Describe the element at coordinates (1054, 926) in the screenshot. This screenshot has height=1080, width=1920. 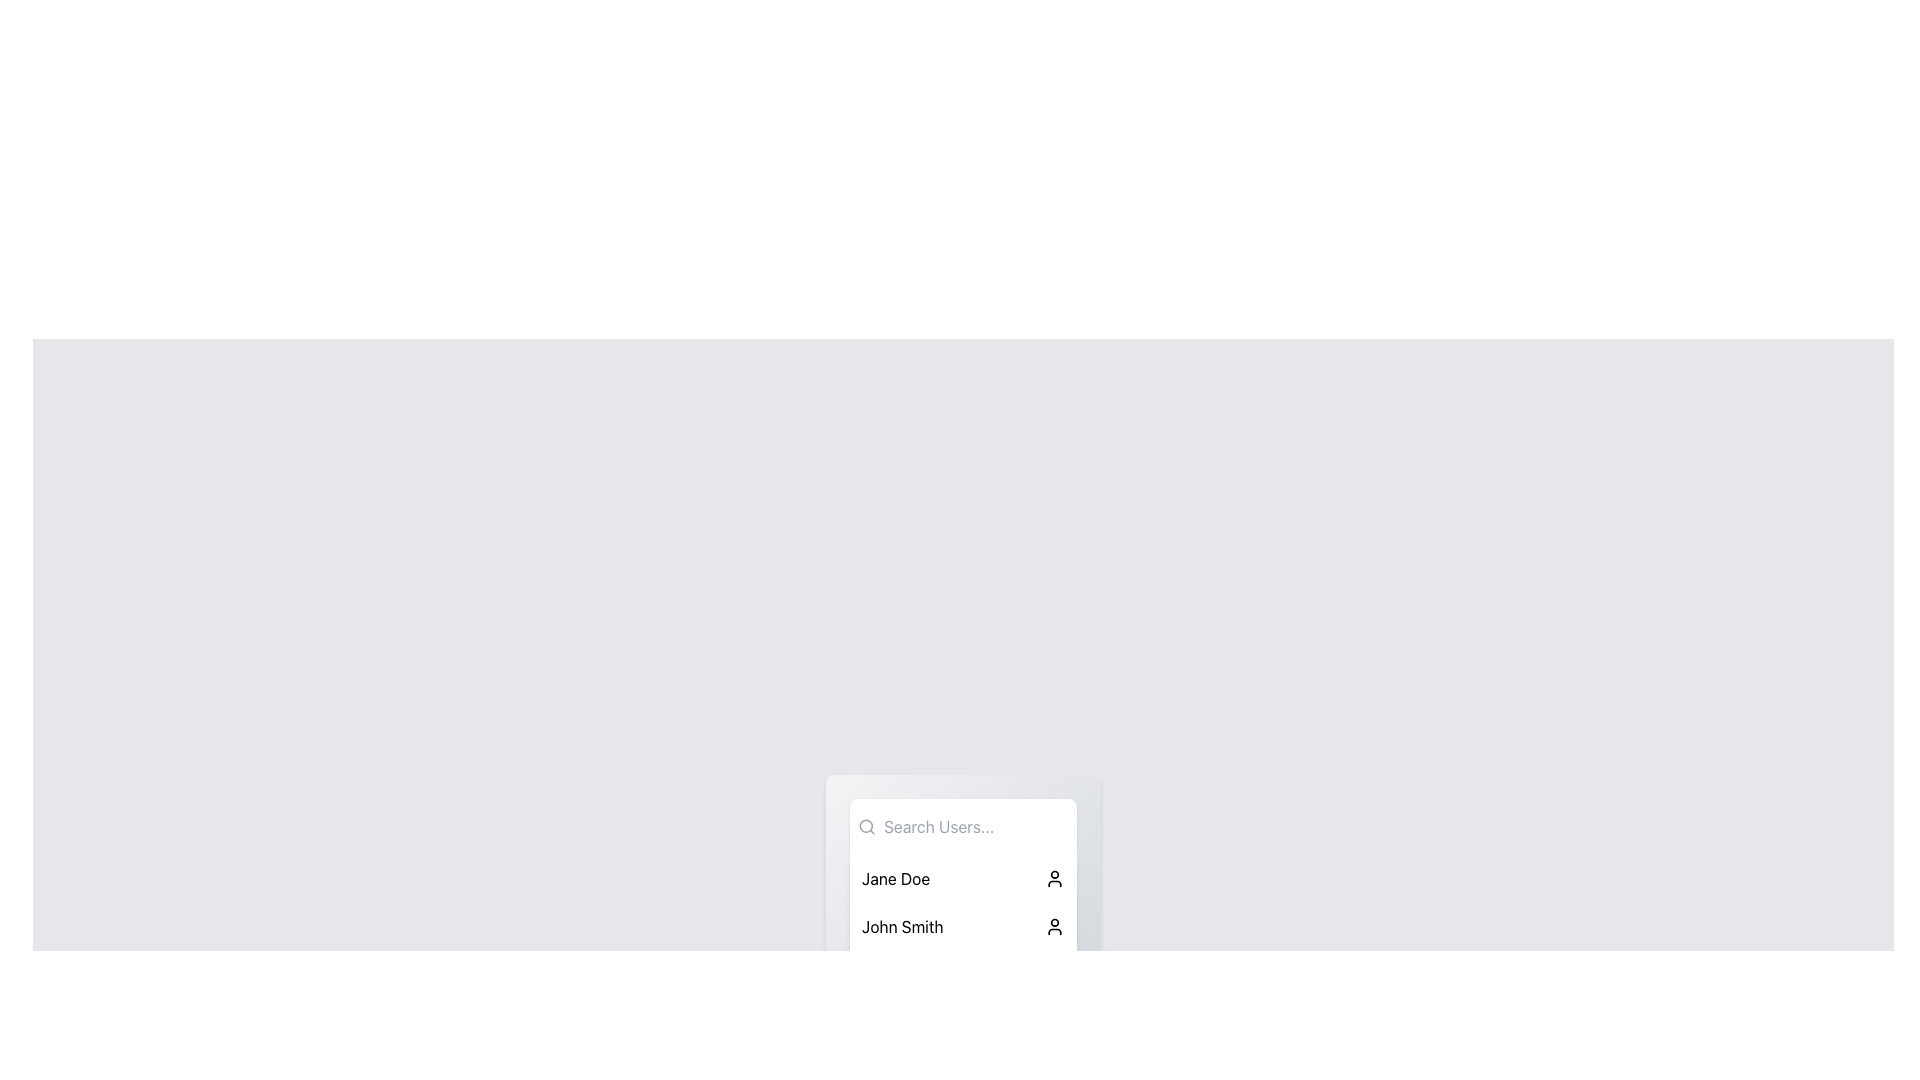
I see `the user profile icon, which is a compact black outline of a person located to the right of the name 'John Smith' in the user selection menu` at that location.